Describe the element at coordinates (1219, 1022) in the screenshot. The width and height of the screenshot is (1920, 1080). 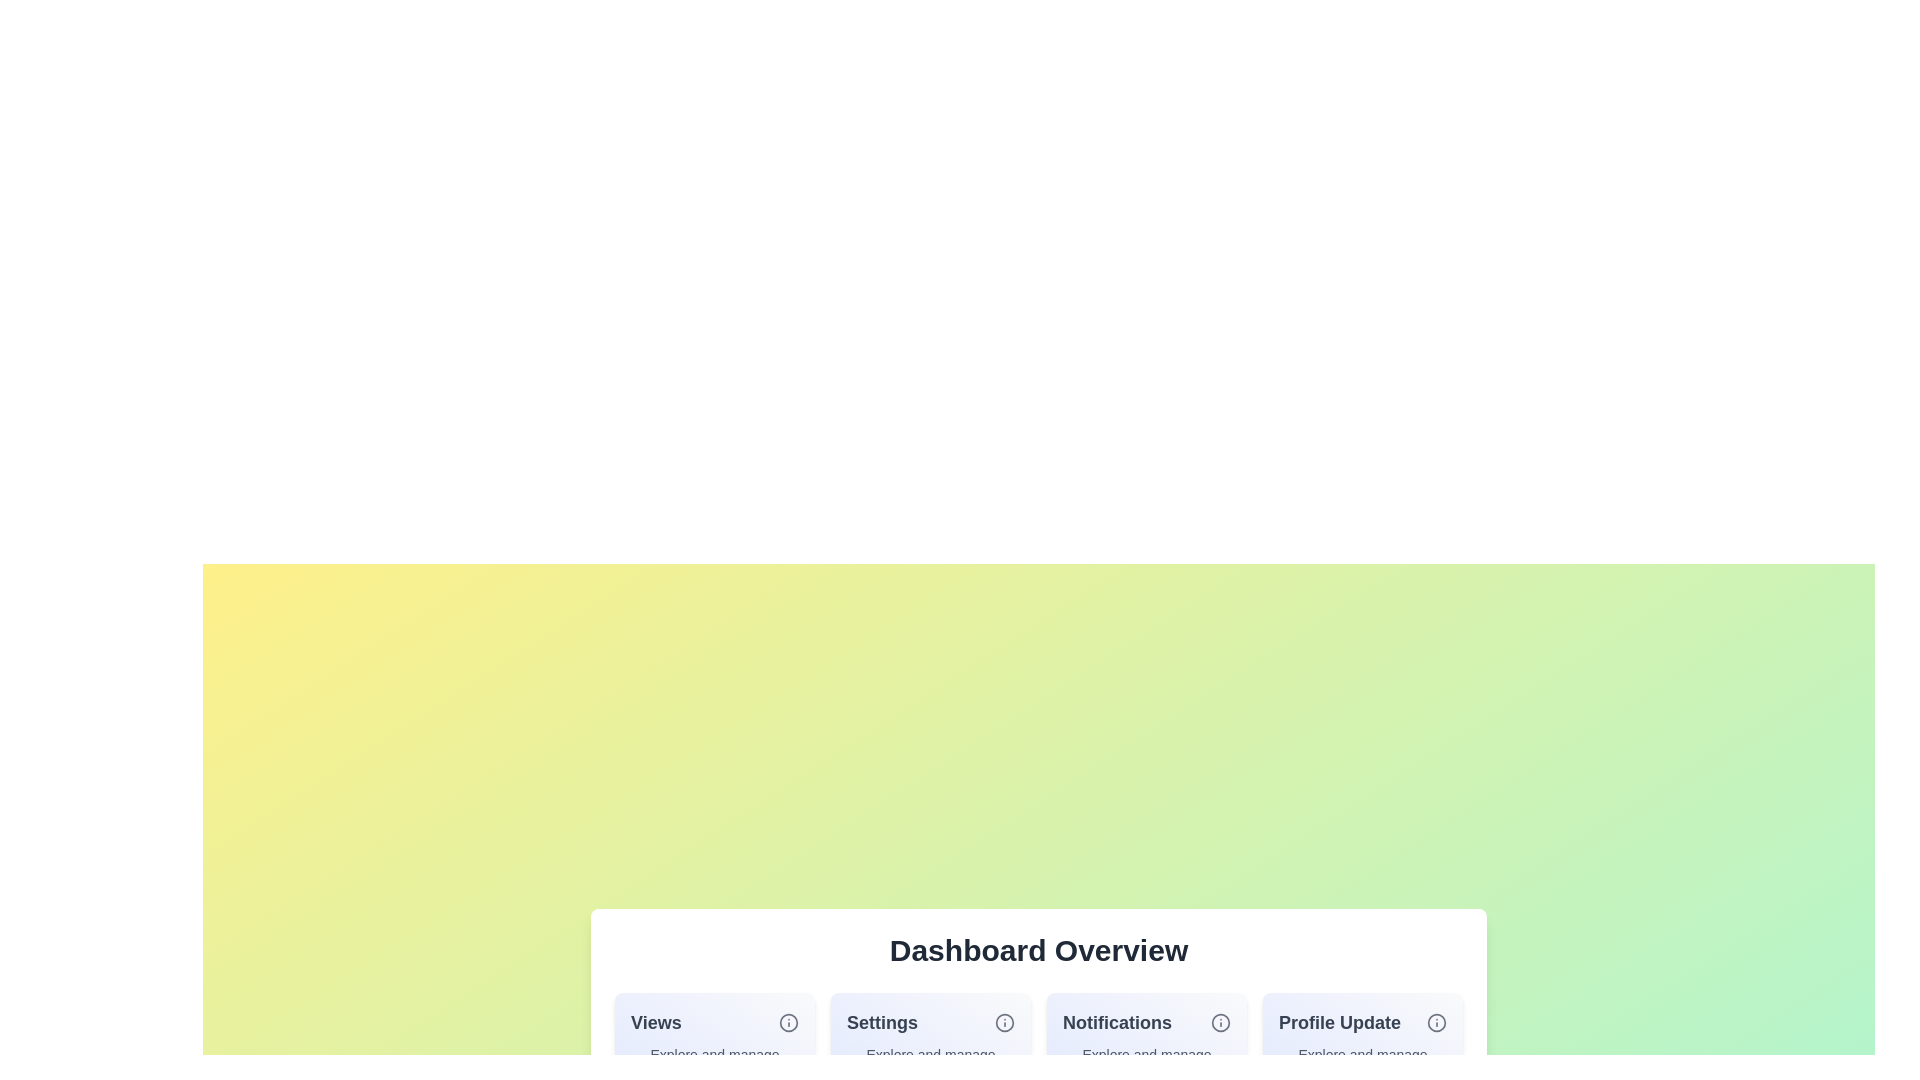
I see `the informative icon located at the far right of the 'Notifications' card header` at that location.